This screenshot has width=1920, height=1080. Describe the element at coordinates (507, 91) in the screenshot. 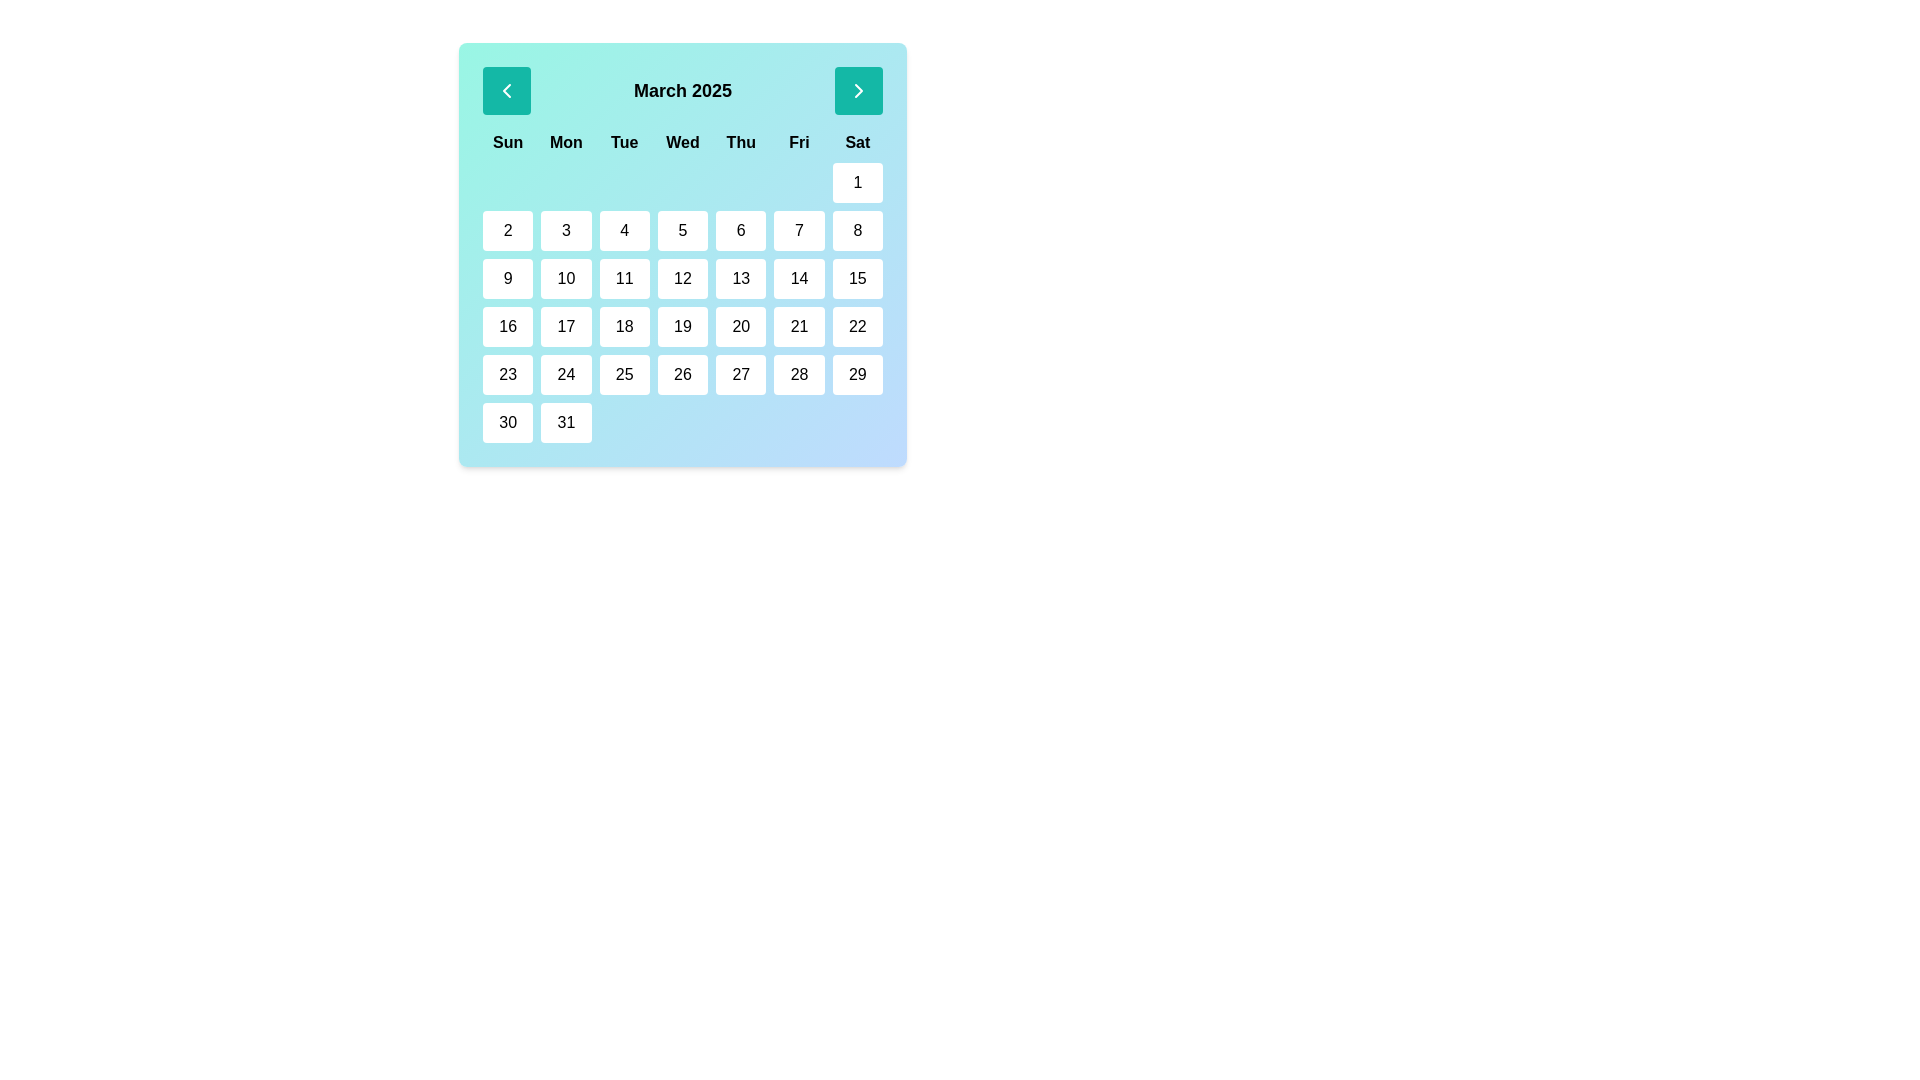

I see `the left-pointing chevron icon inside the turquoise square button located at the top-left corner of the calendar interface` at that location.